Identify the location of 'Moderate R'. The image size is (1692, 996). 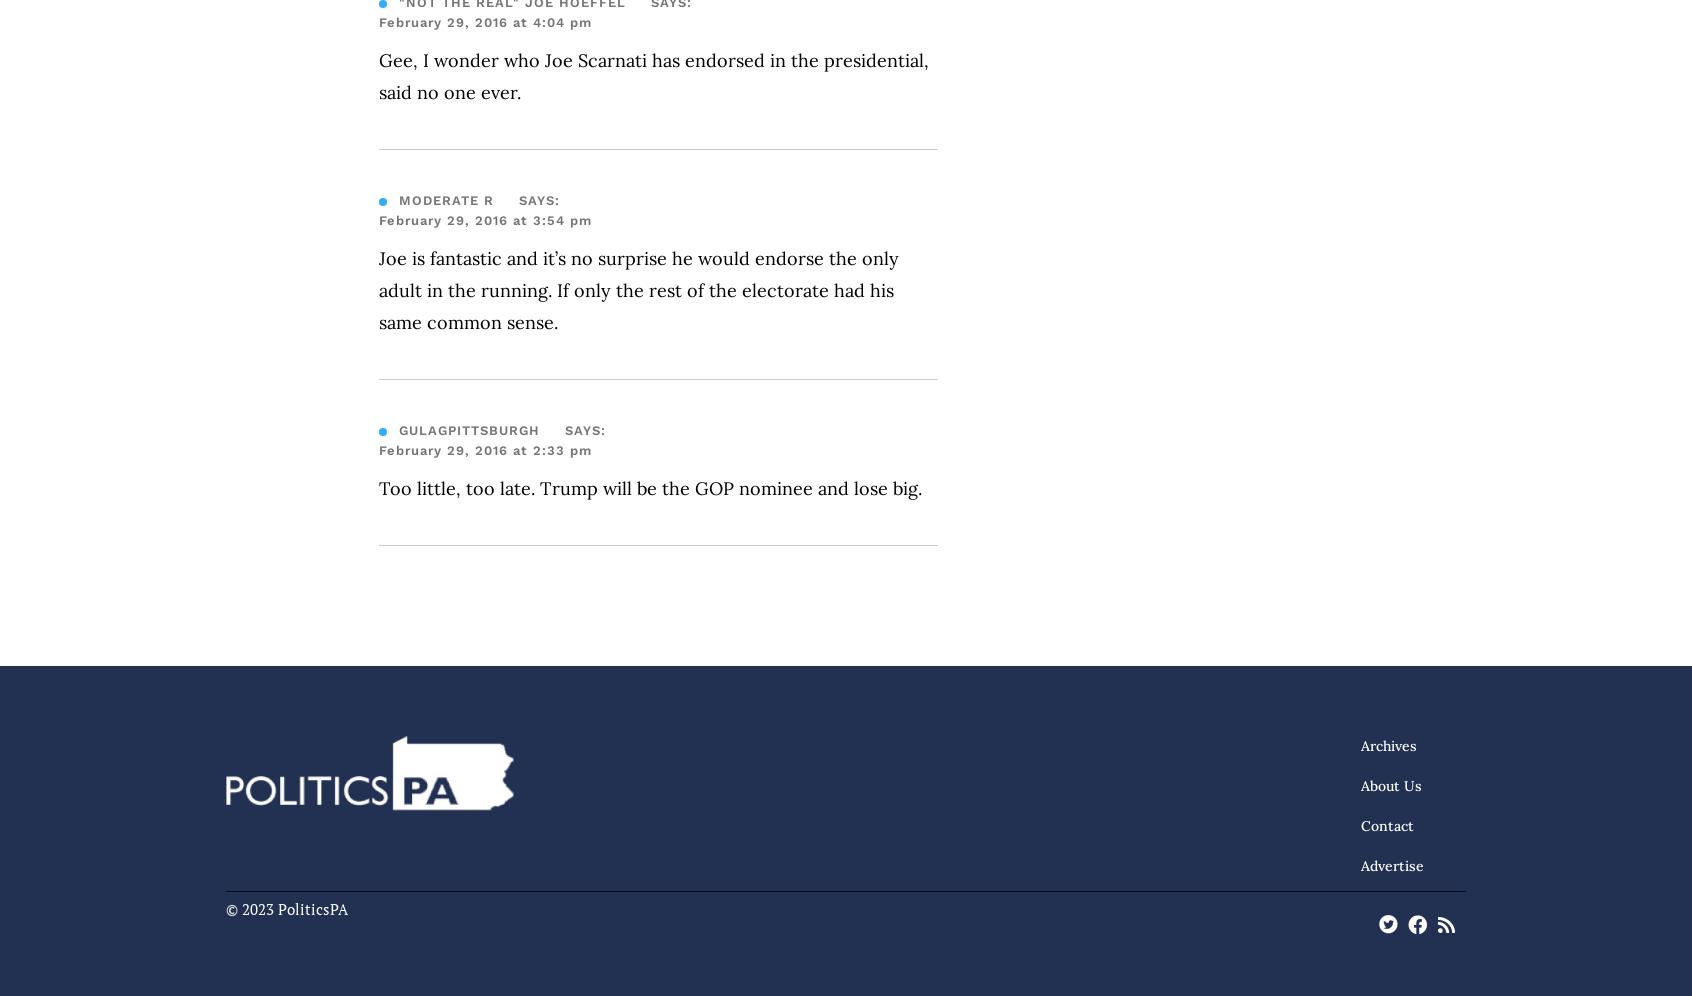
(398, 200).